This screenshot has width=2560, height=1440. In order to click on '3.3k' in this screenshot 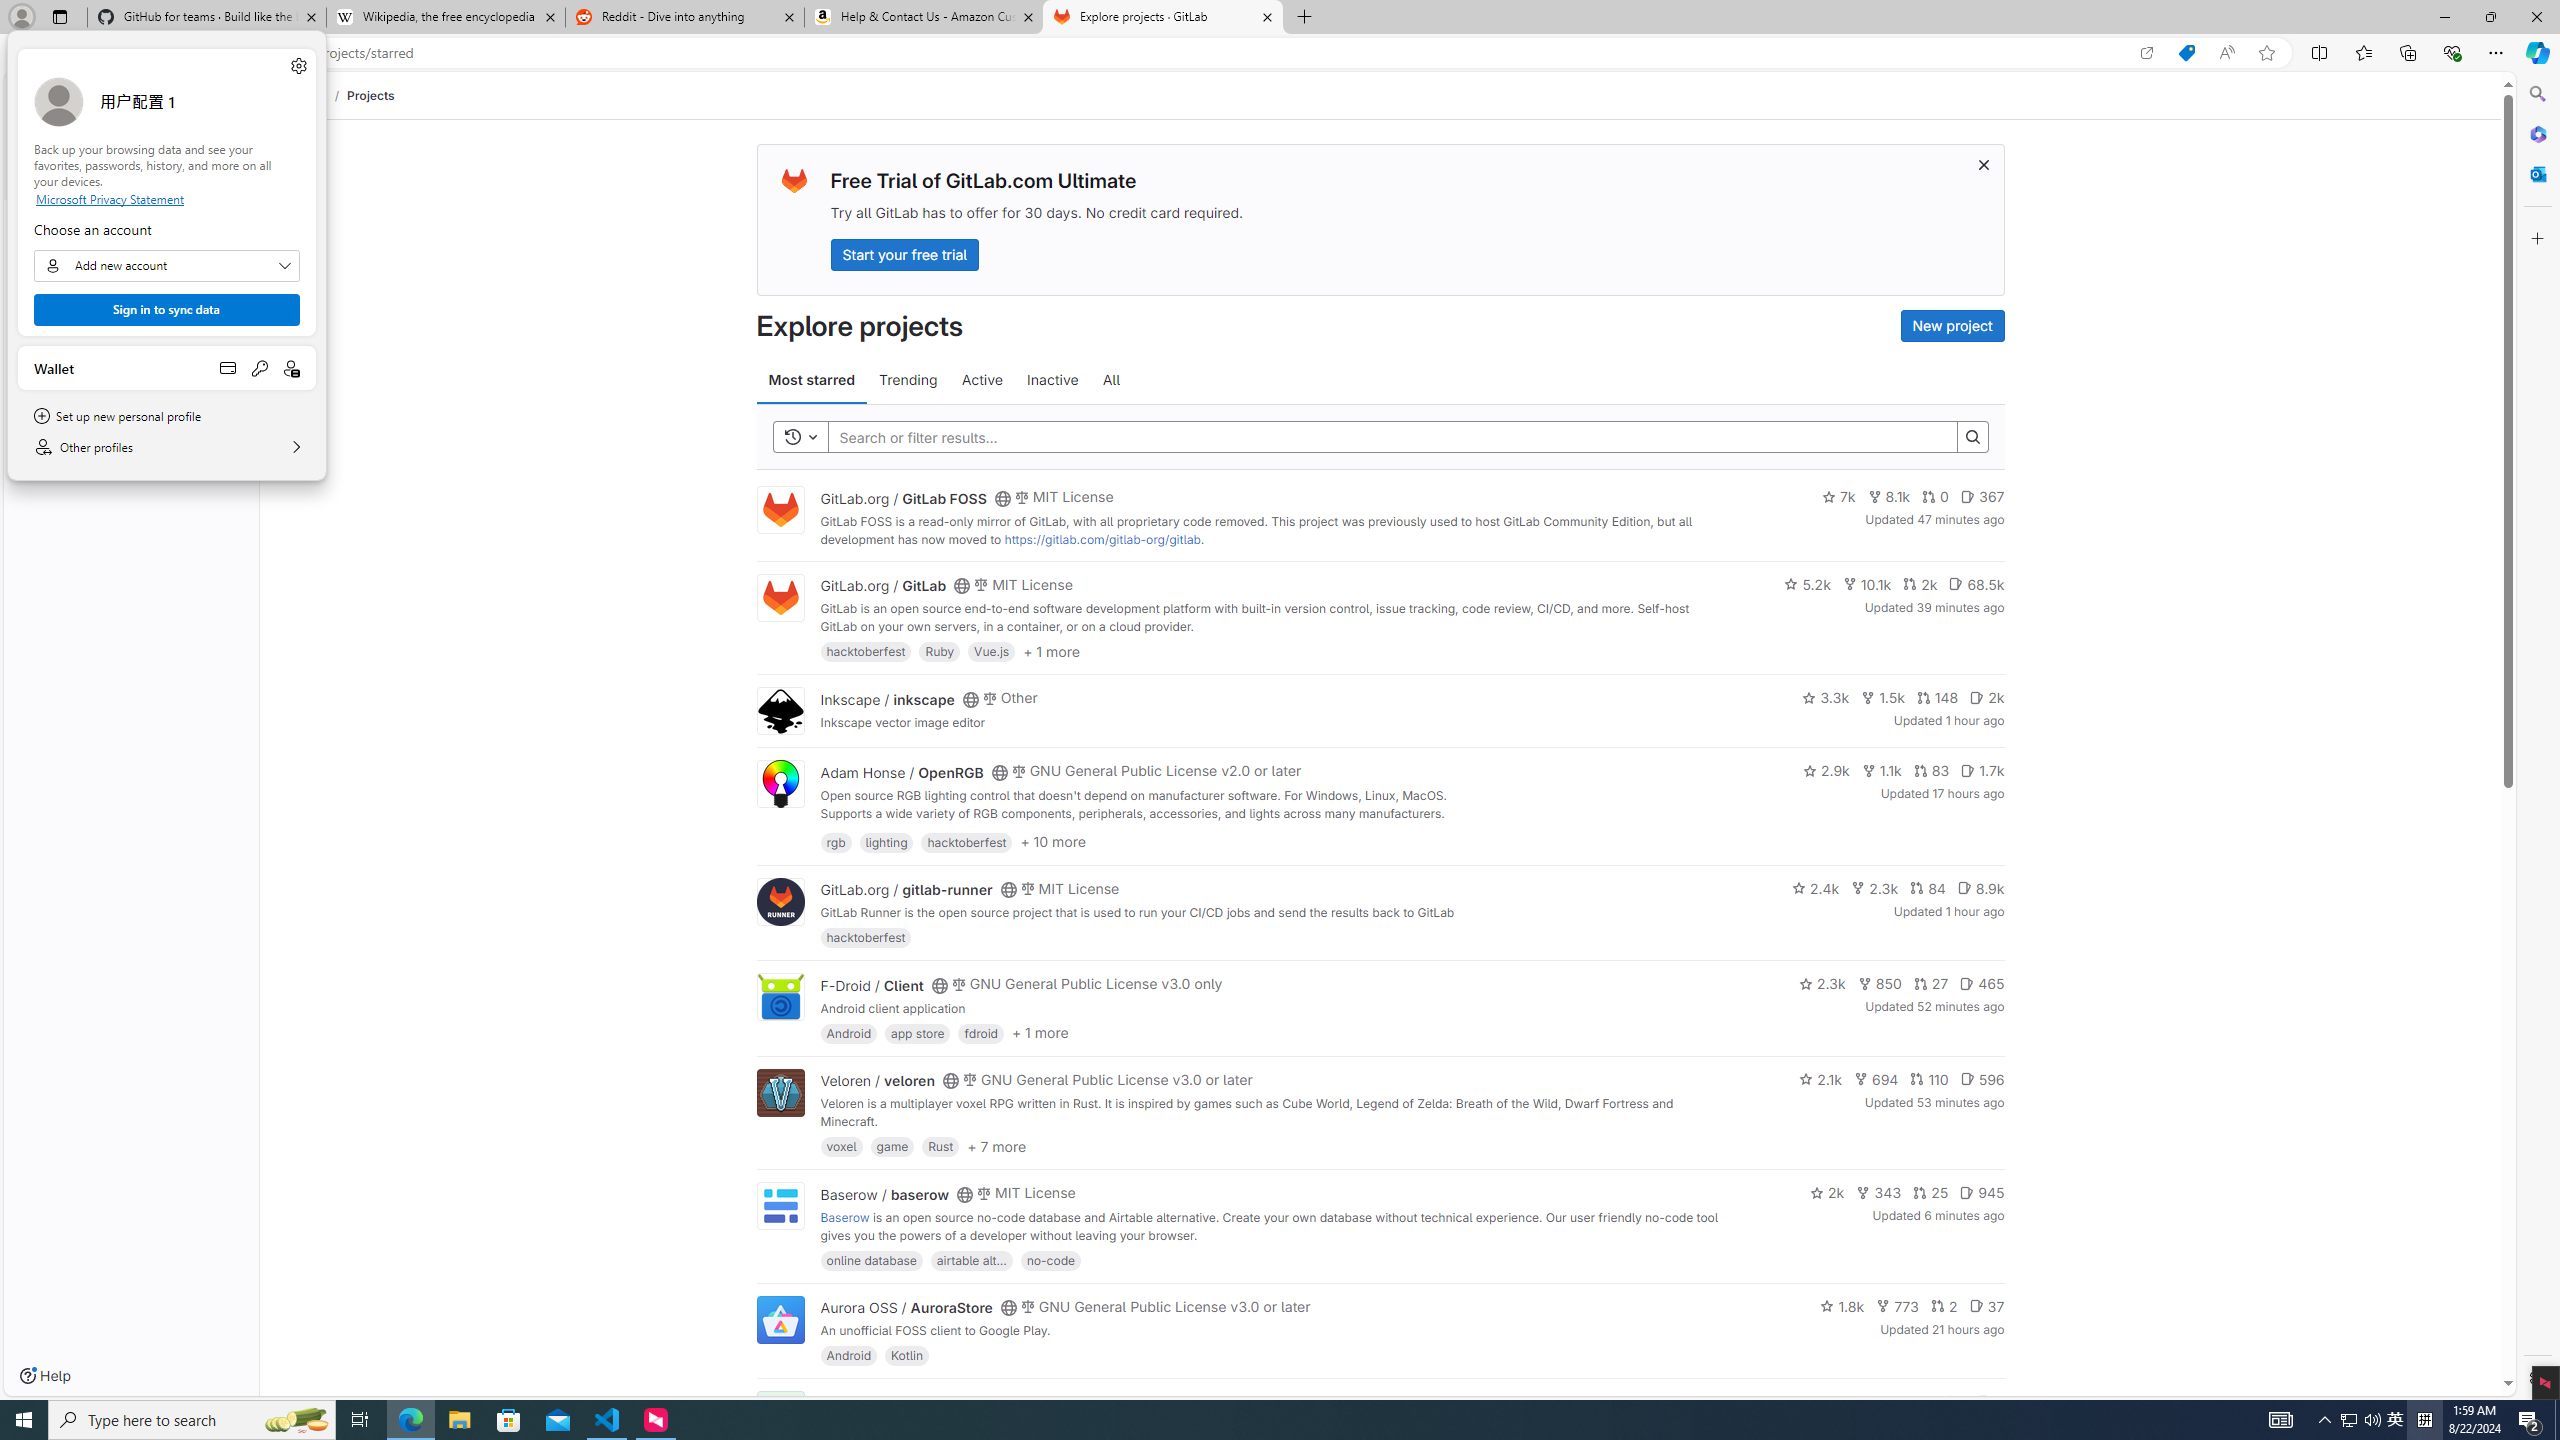, I will do `click(1826, 697)`.